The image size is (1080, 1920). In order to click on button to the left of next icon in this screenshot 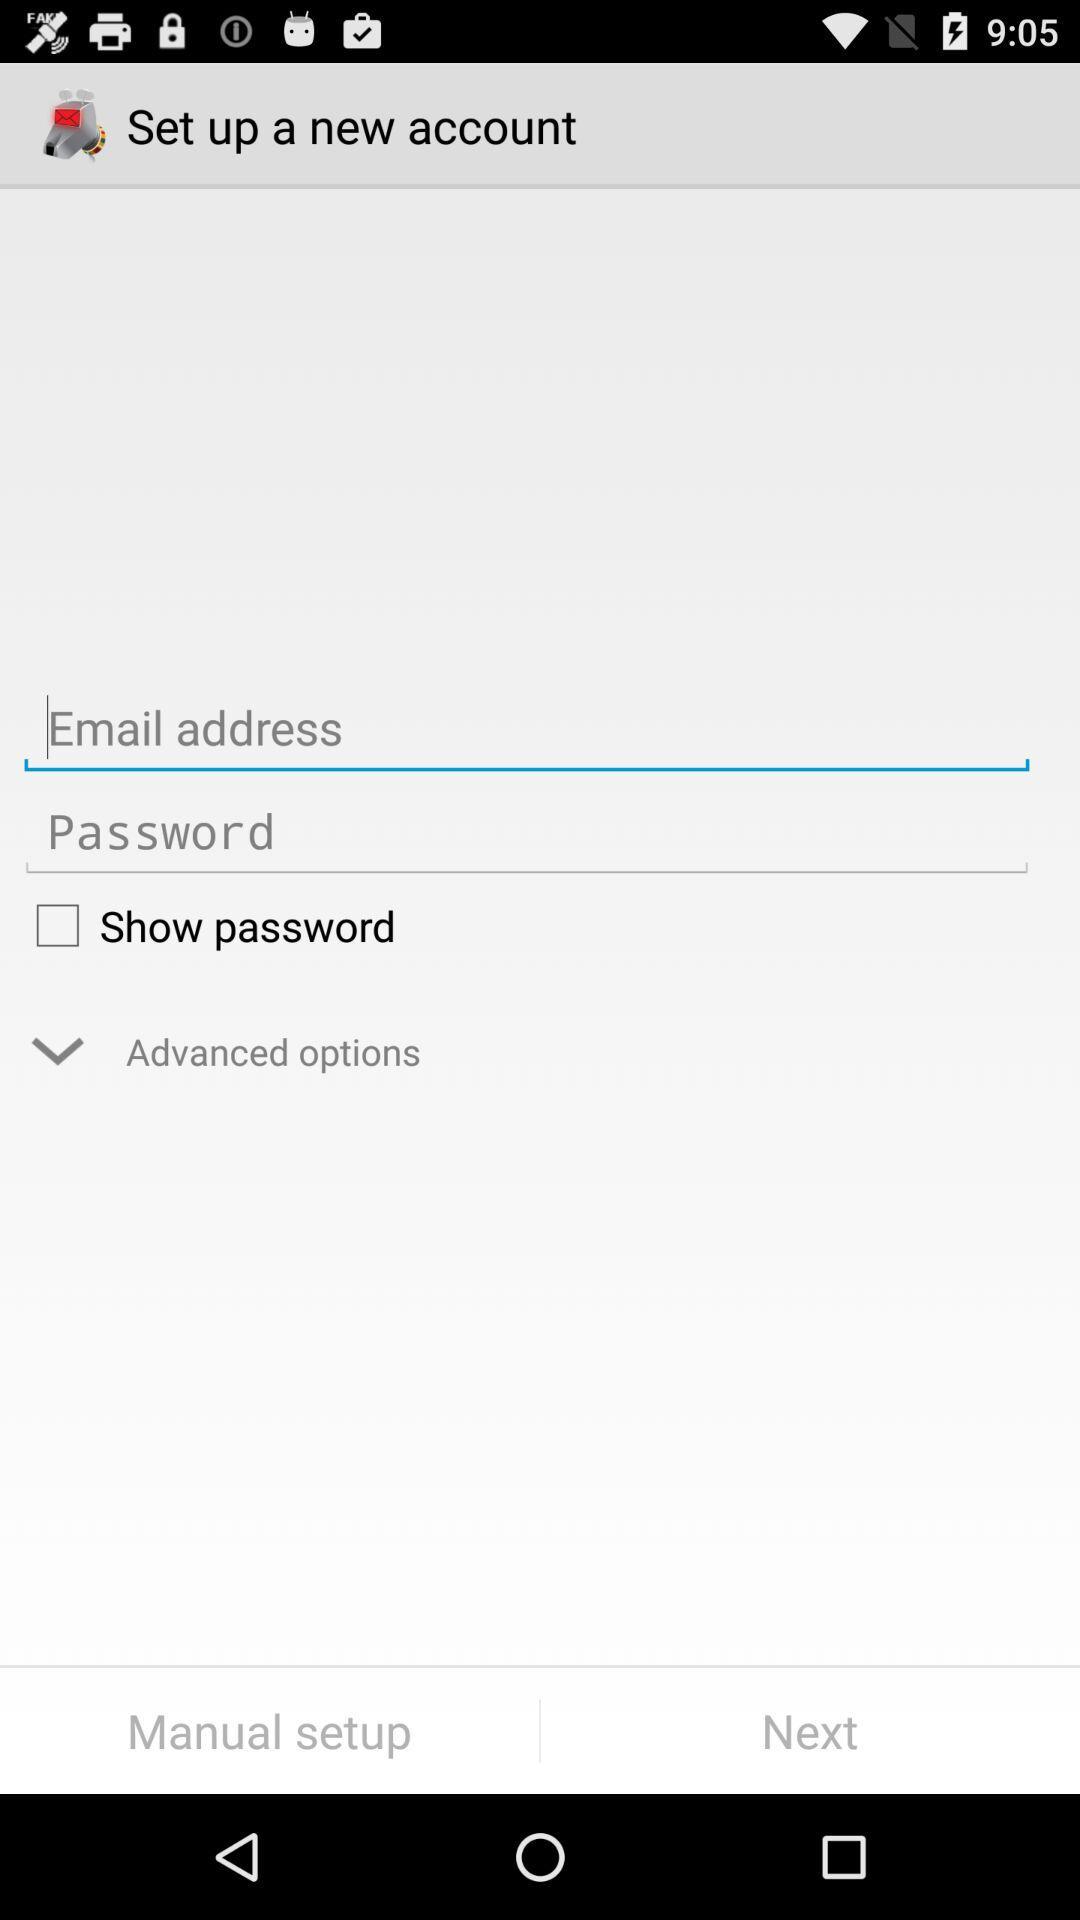, I will do `click(268, 1730)`.